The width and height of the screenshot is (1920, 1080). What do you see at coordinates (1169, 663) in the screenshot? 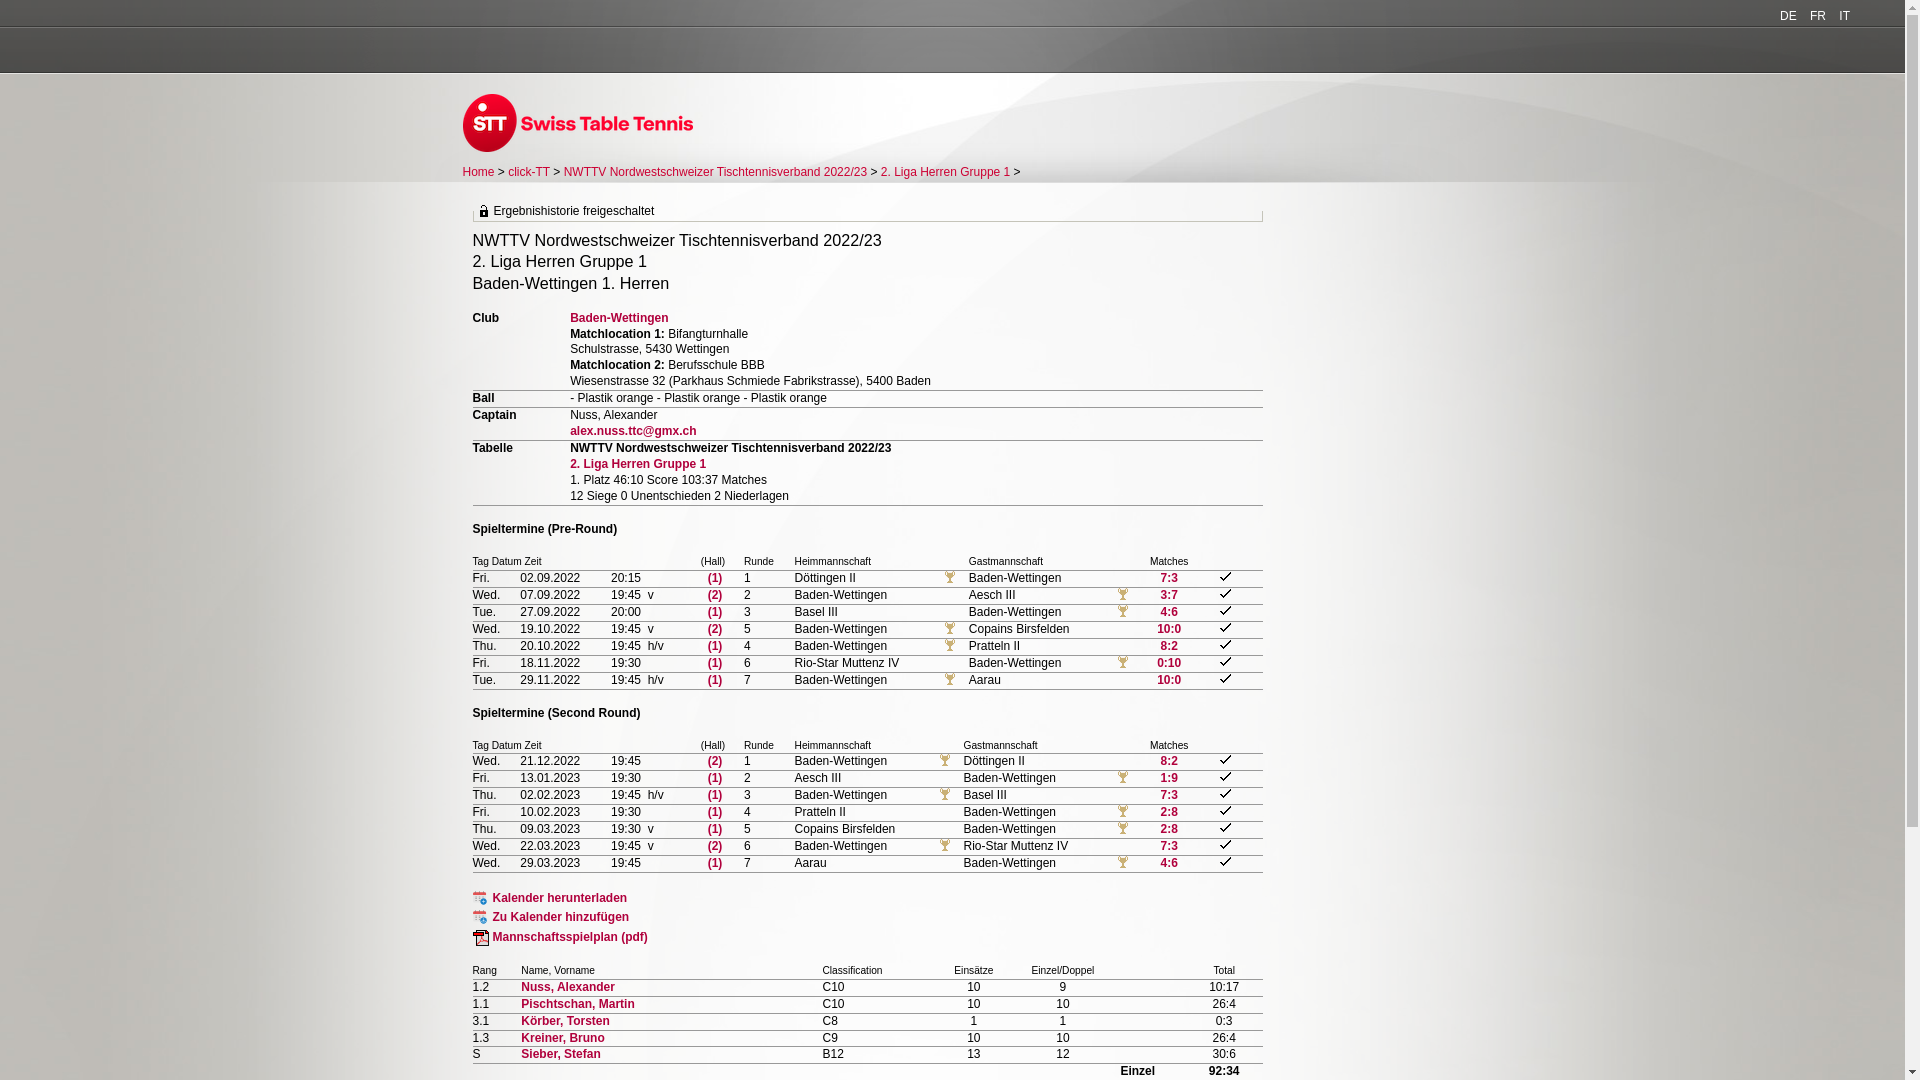
I see `'0:10'` at bounding box center [1169, 663].